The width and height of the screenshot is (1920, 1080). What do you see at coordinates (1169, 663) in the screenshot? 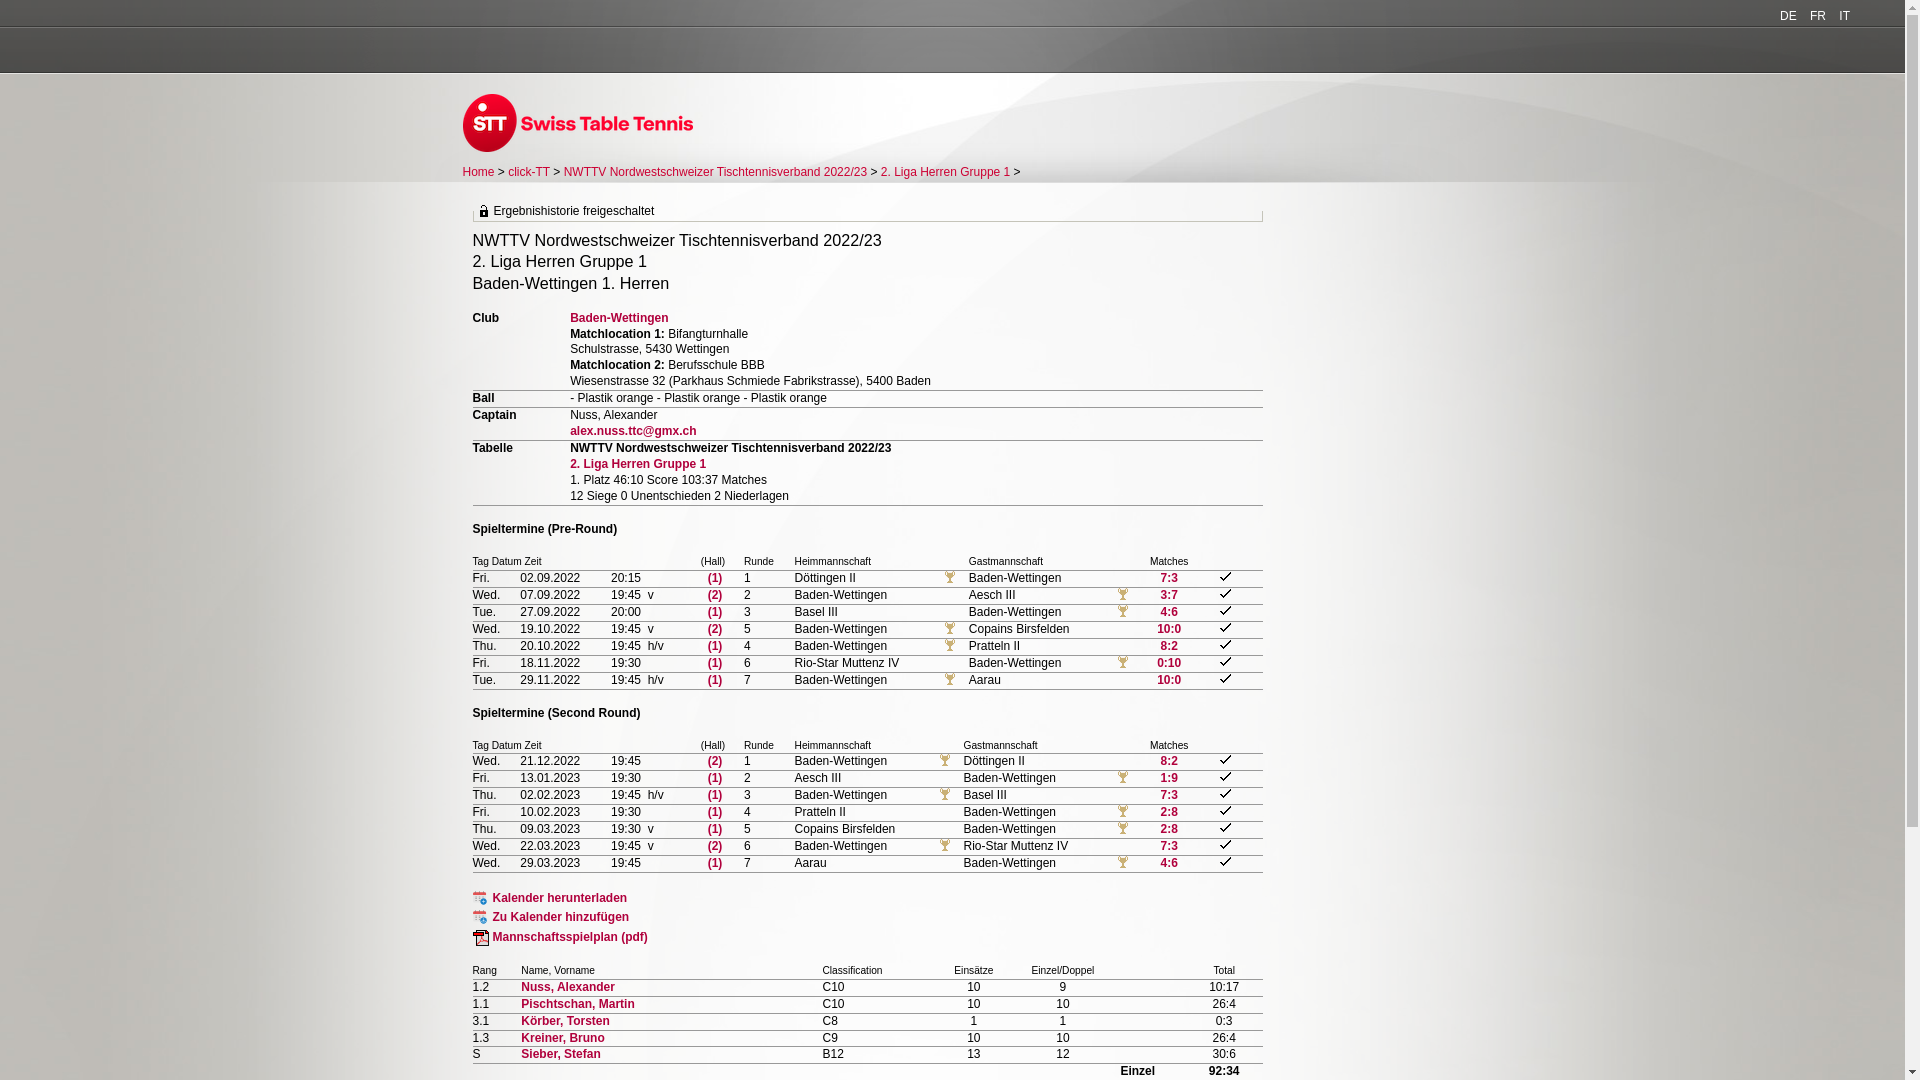
I see `'0:10'` at bounding box center [1169, 663].